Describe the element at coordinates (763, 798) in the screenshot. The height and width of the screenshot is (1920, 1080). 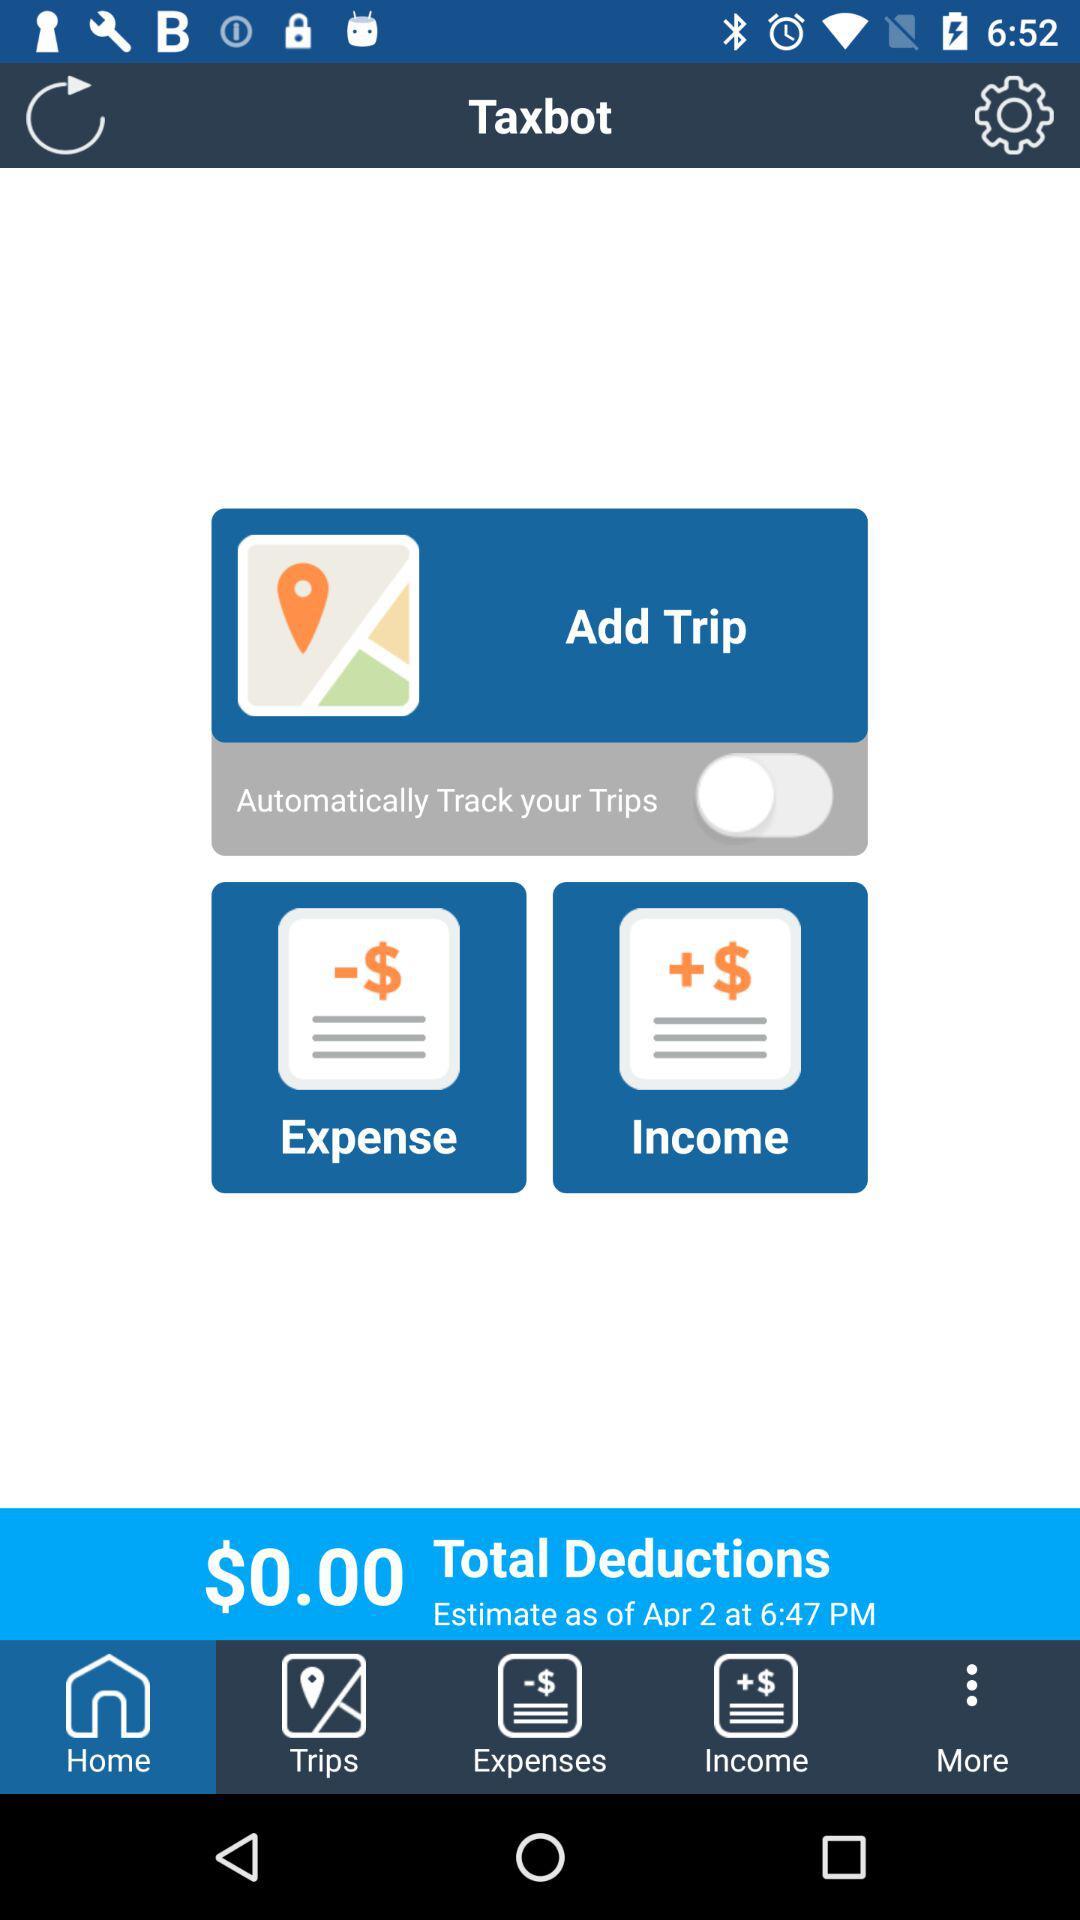
I see `icon on the right` at that location.